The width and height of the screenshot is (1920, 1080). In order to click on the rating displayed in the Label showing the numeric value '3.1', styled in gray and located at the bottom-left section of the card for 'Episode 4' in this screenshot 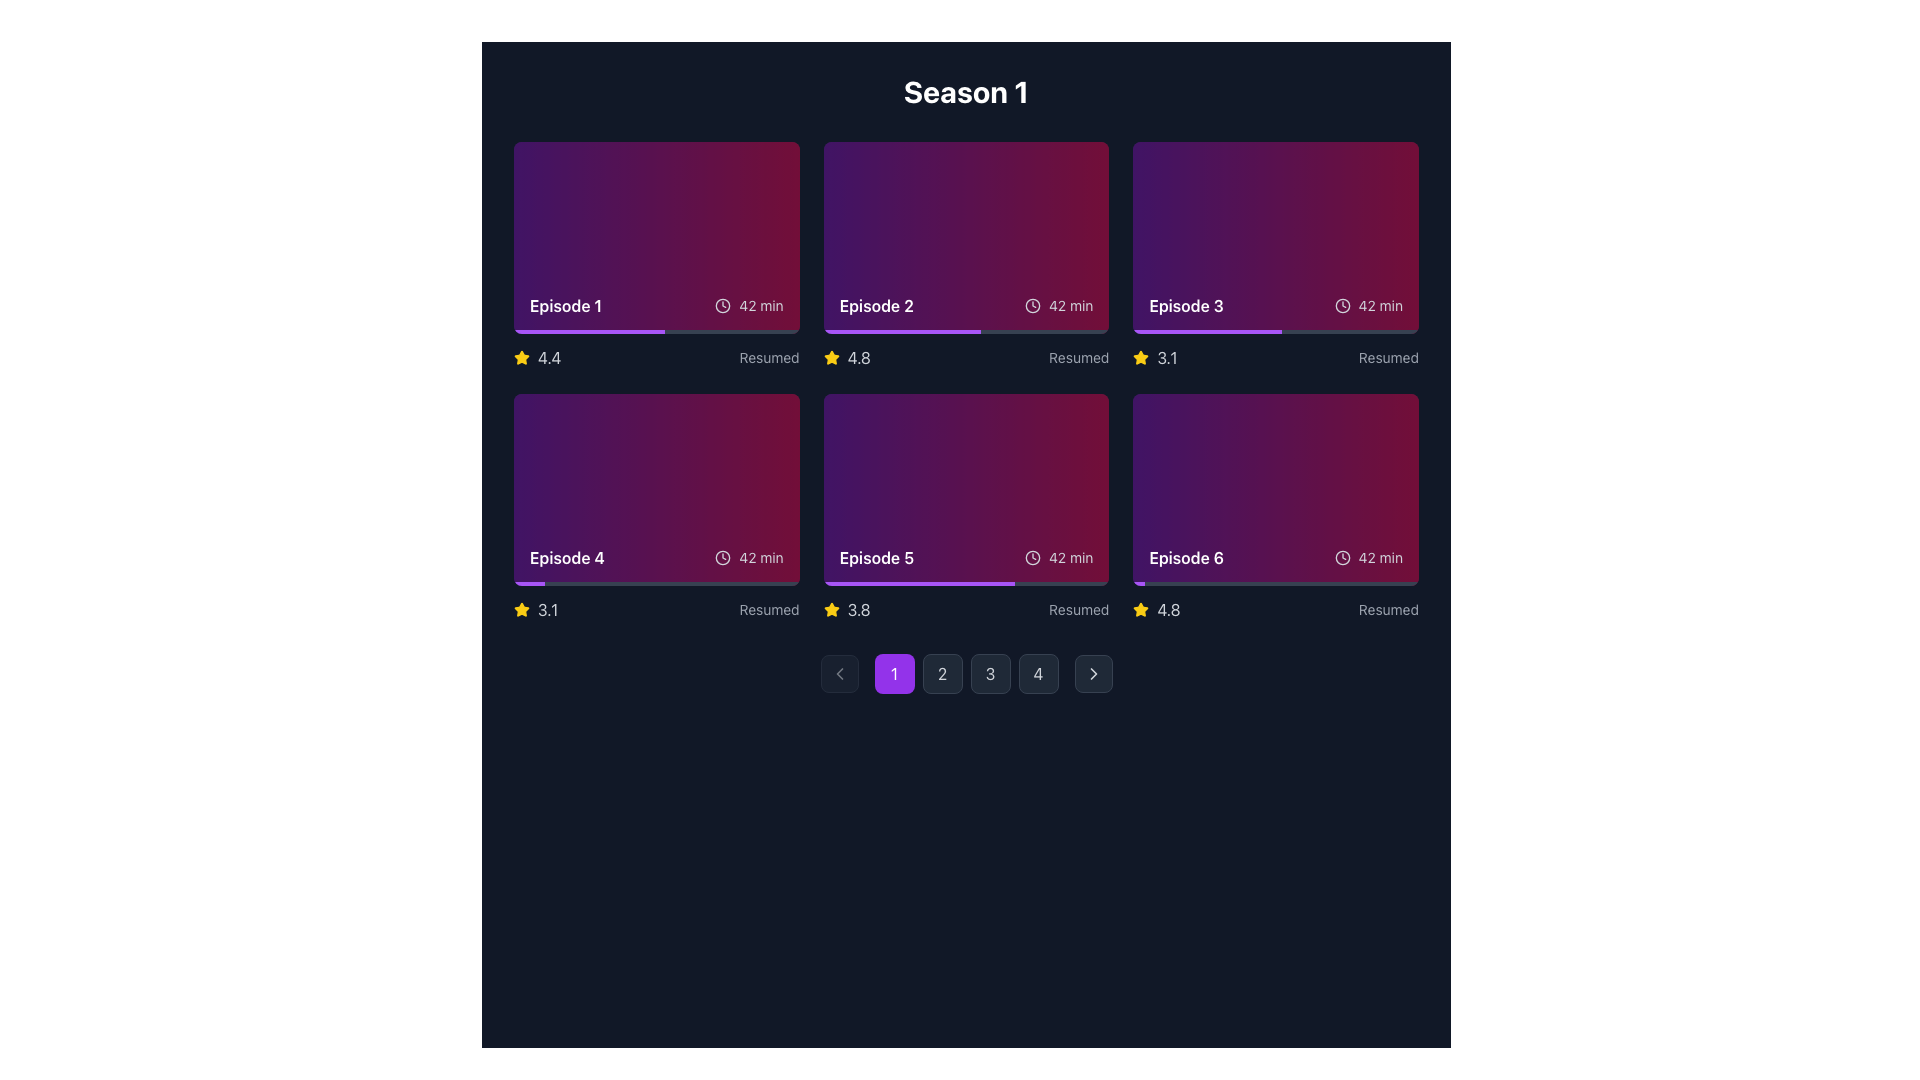, I will do `click(1167, 357)`.